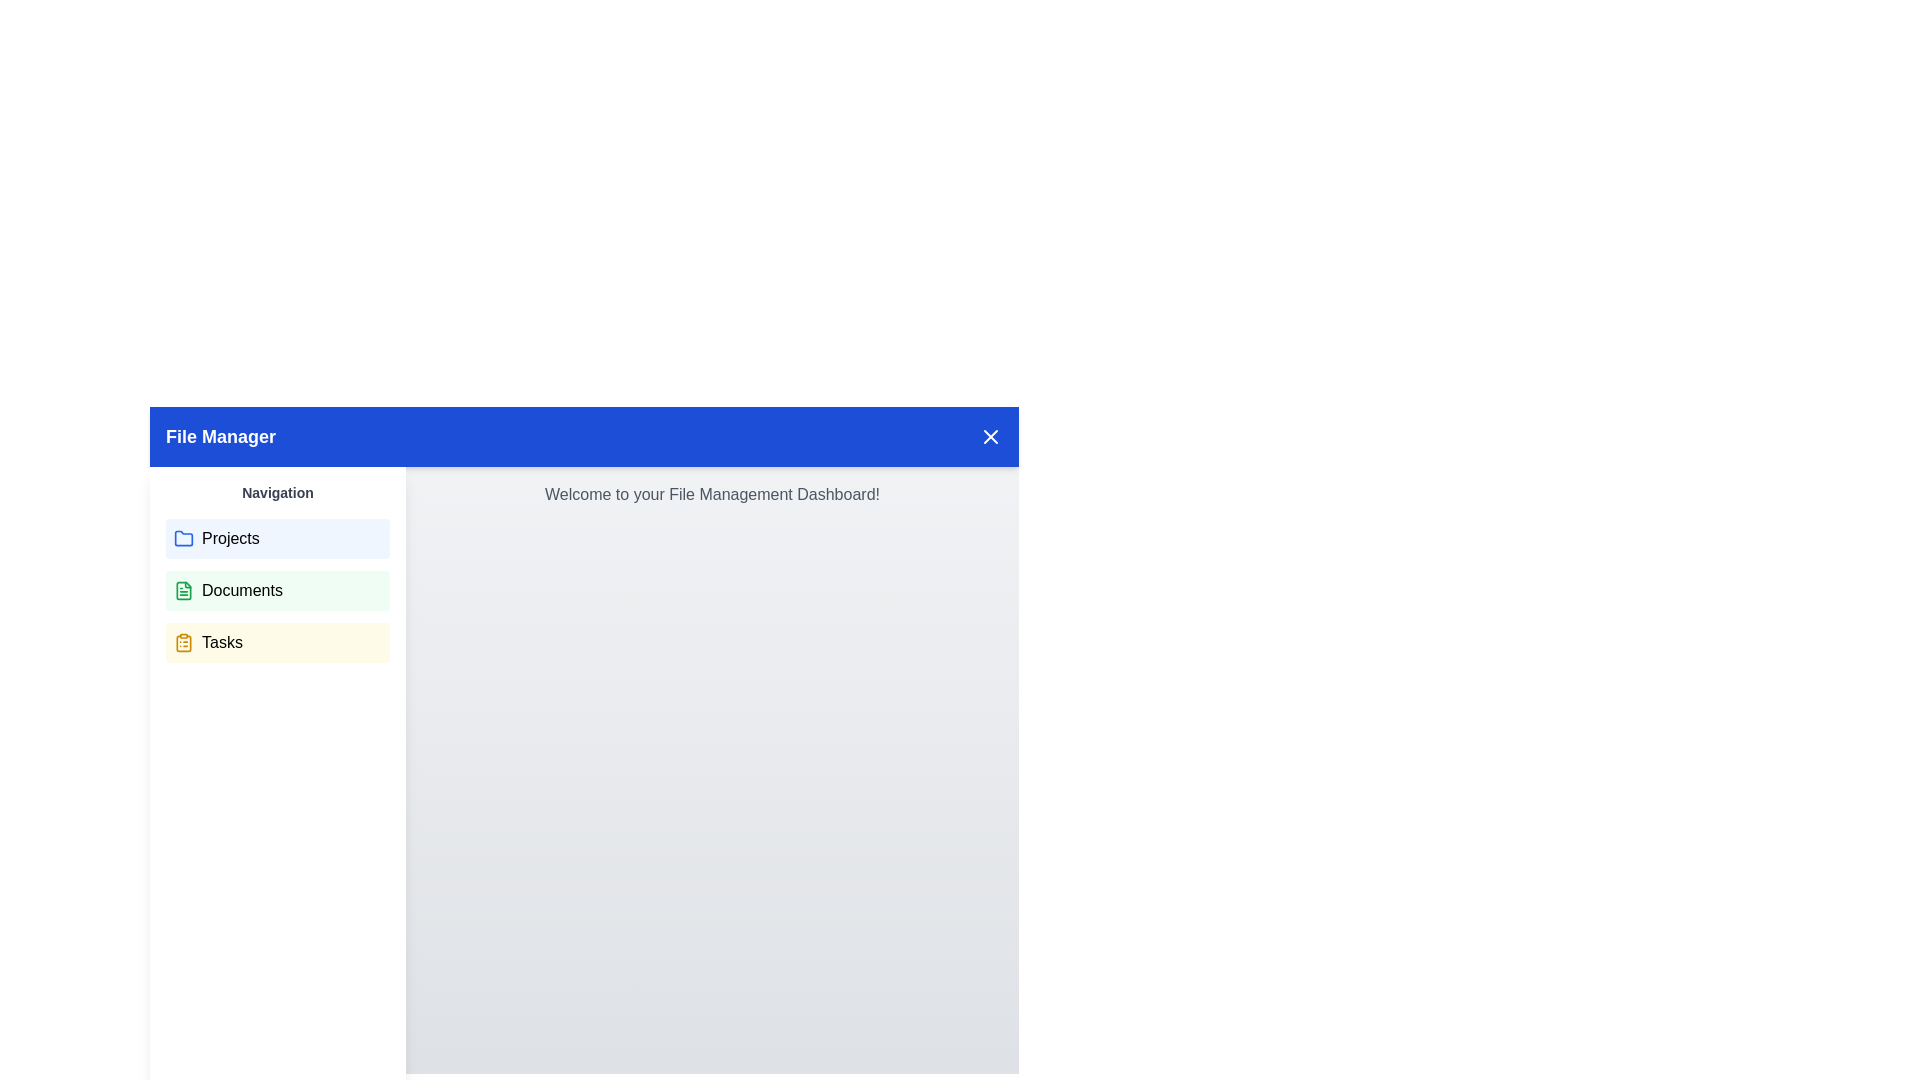 Image resolution: width=1920 pixels, height=1080 pixels. I want to click on the 'Documents' button, which is a rectangular button with a light green background and a green file icon on the left, so click(277, 589).